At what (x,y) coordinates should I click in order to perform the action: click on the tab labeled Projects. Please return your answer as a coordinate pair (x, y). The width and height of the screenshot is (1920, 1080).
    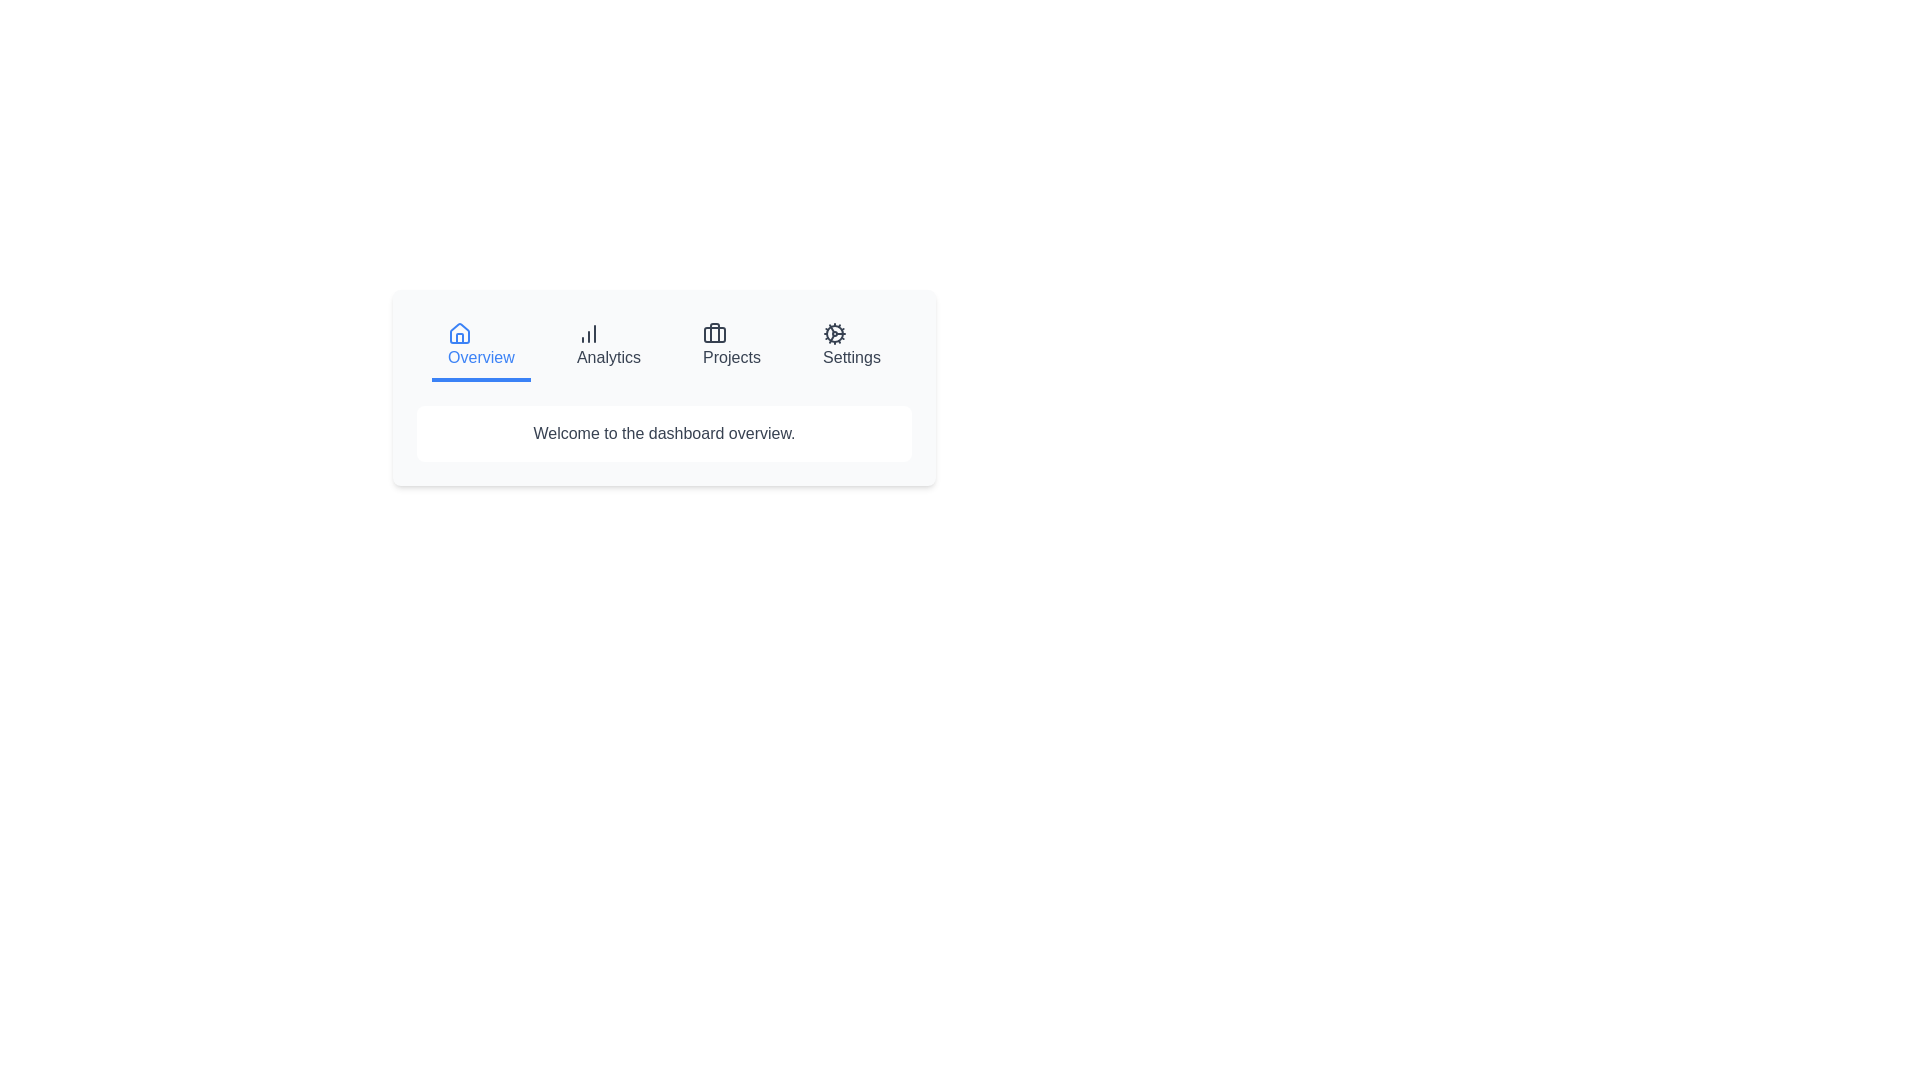
    Looking at the image, I should click on (730, 346).